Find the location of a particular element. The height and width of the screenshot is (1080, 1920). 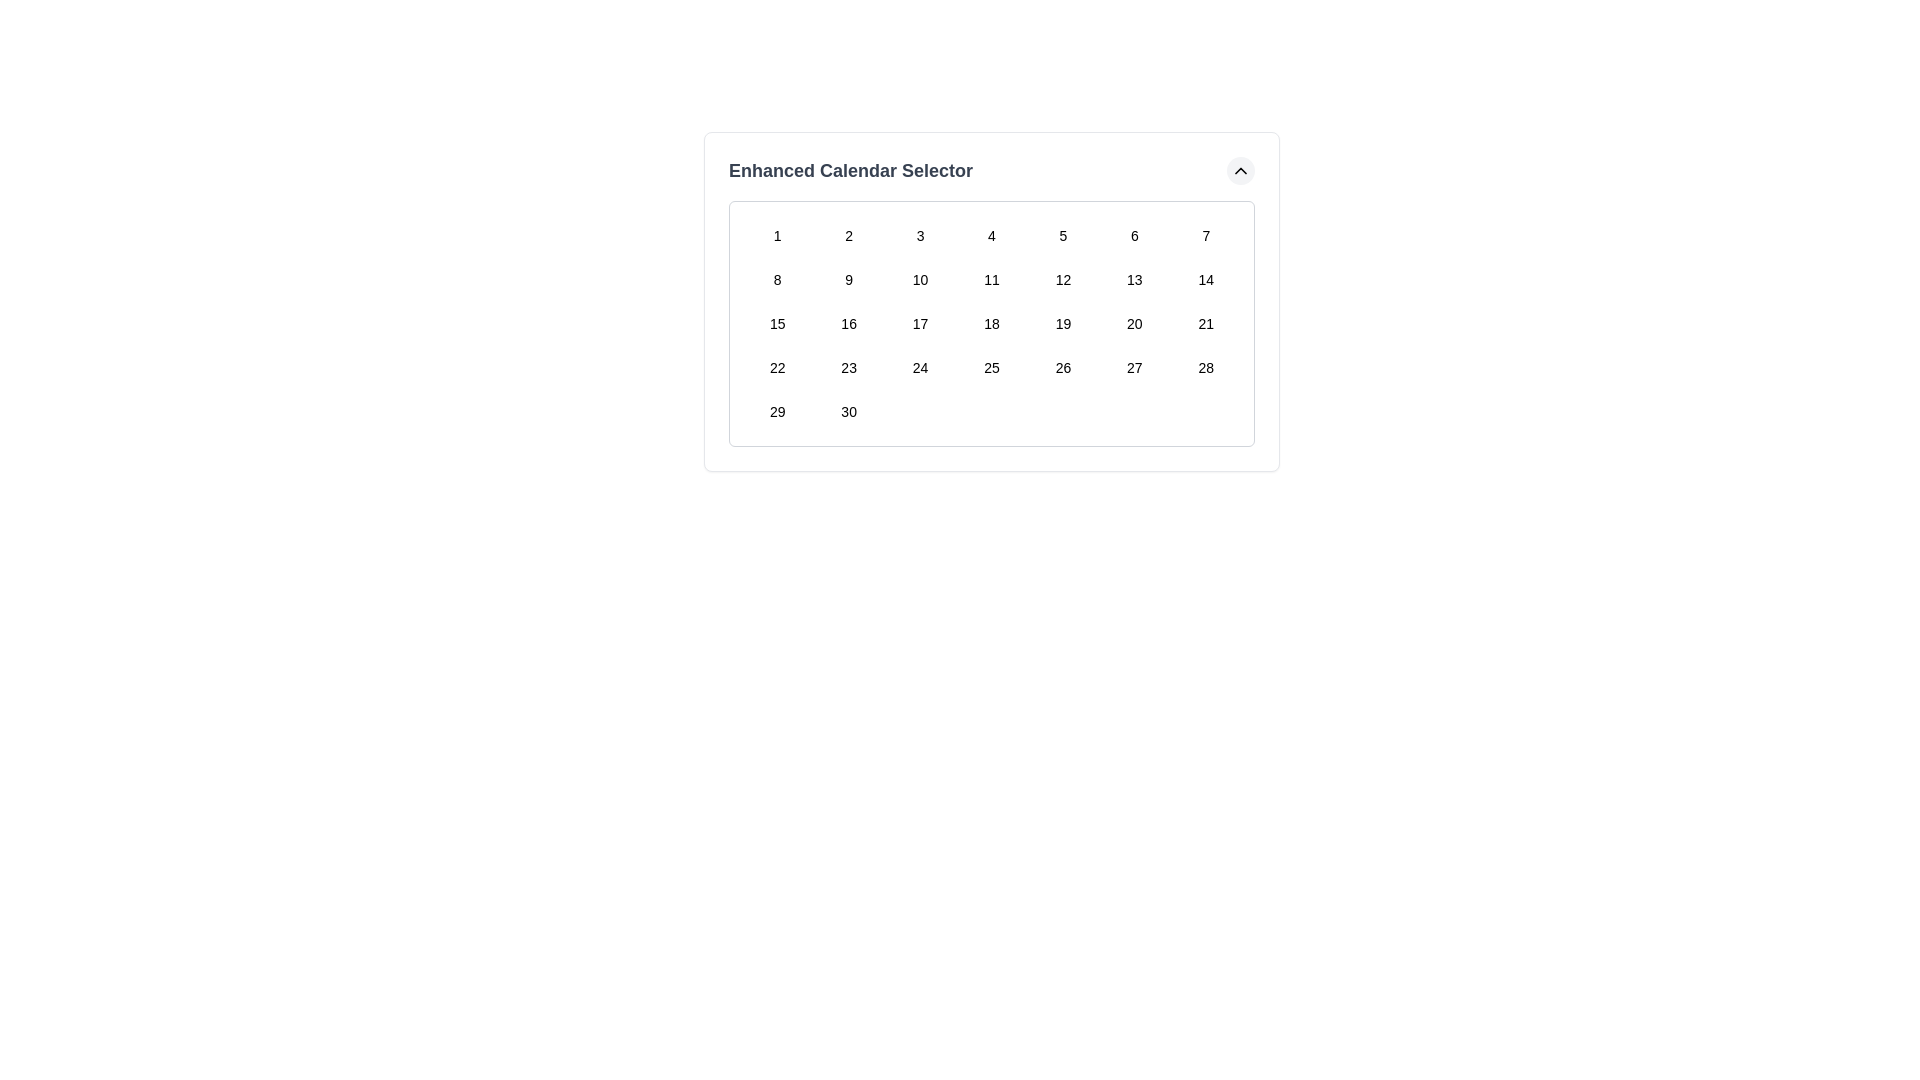

the button displaying the number '5' in bold text style is located at coordinates (1062, 234).